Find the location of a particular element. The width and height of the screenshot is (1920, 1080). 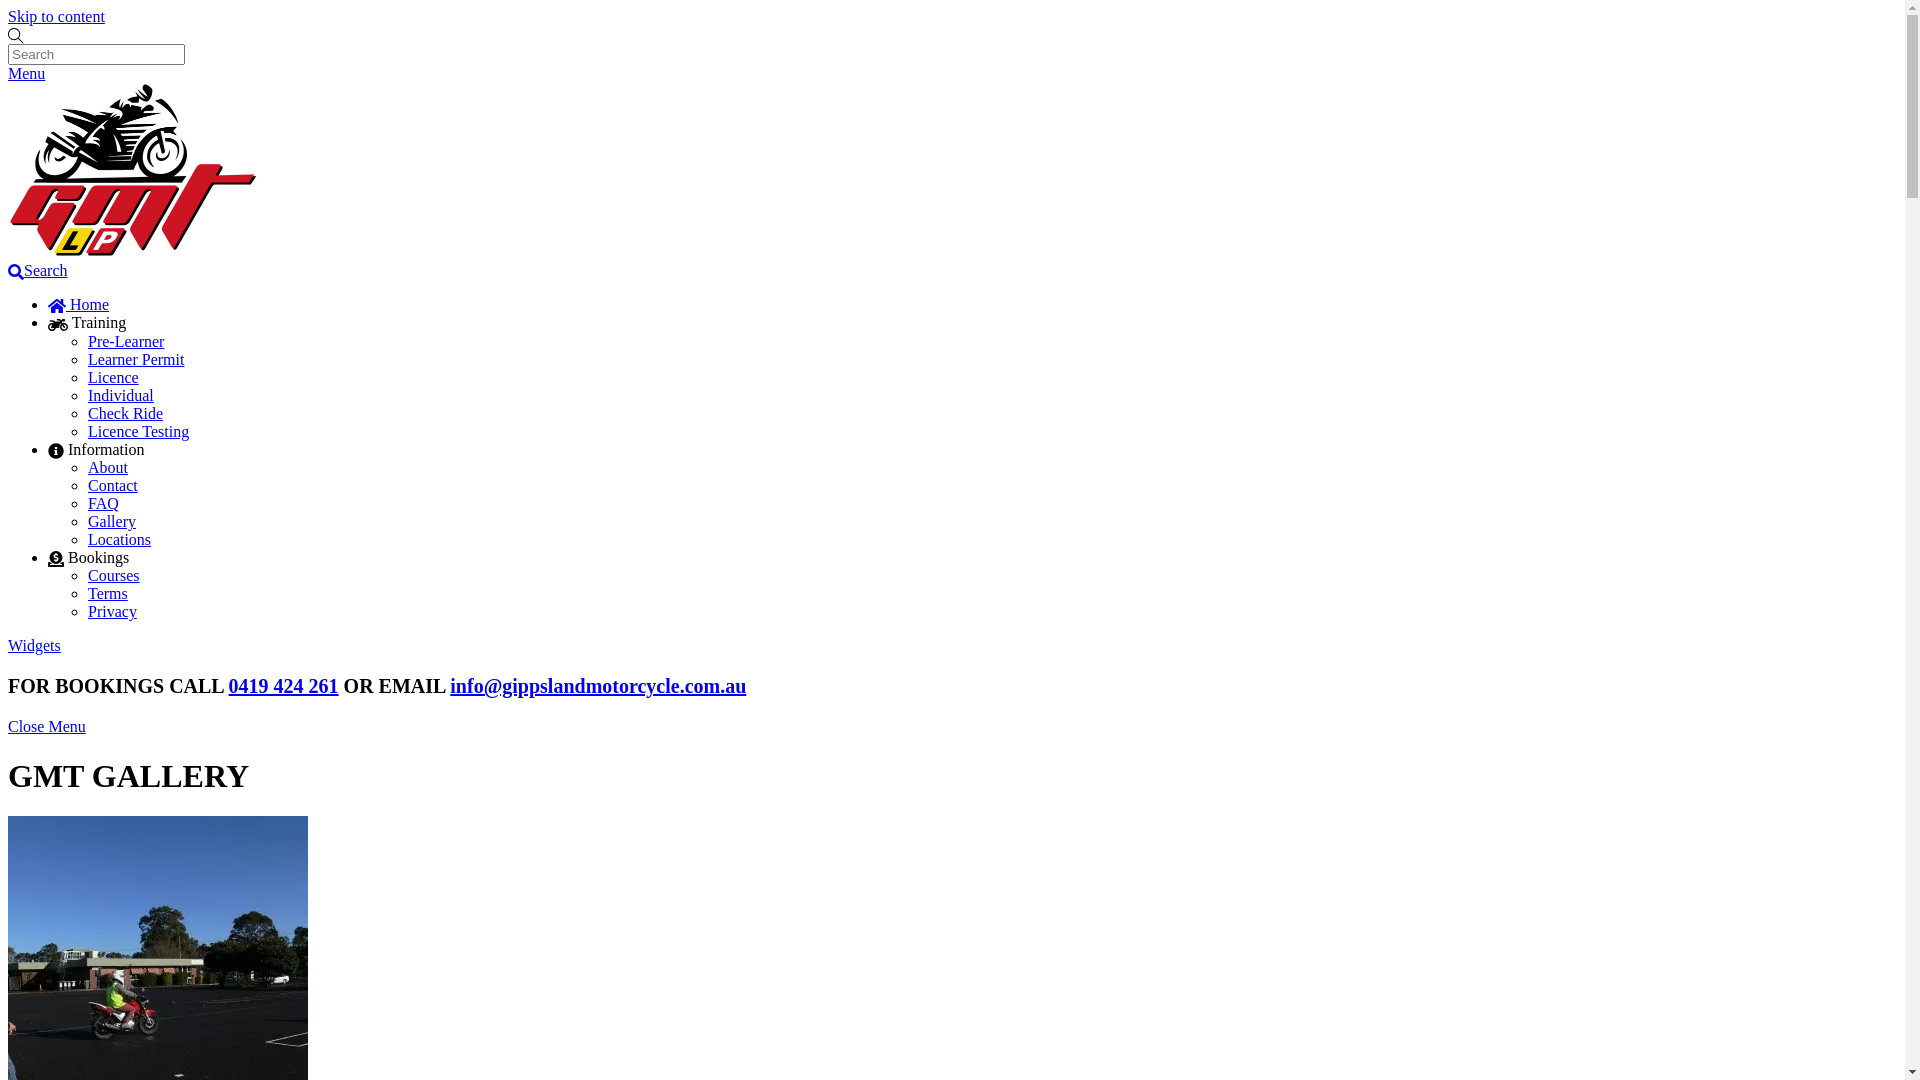

'0419 424 261' is located at coordinates (229, 685).